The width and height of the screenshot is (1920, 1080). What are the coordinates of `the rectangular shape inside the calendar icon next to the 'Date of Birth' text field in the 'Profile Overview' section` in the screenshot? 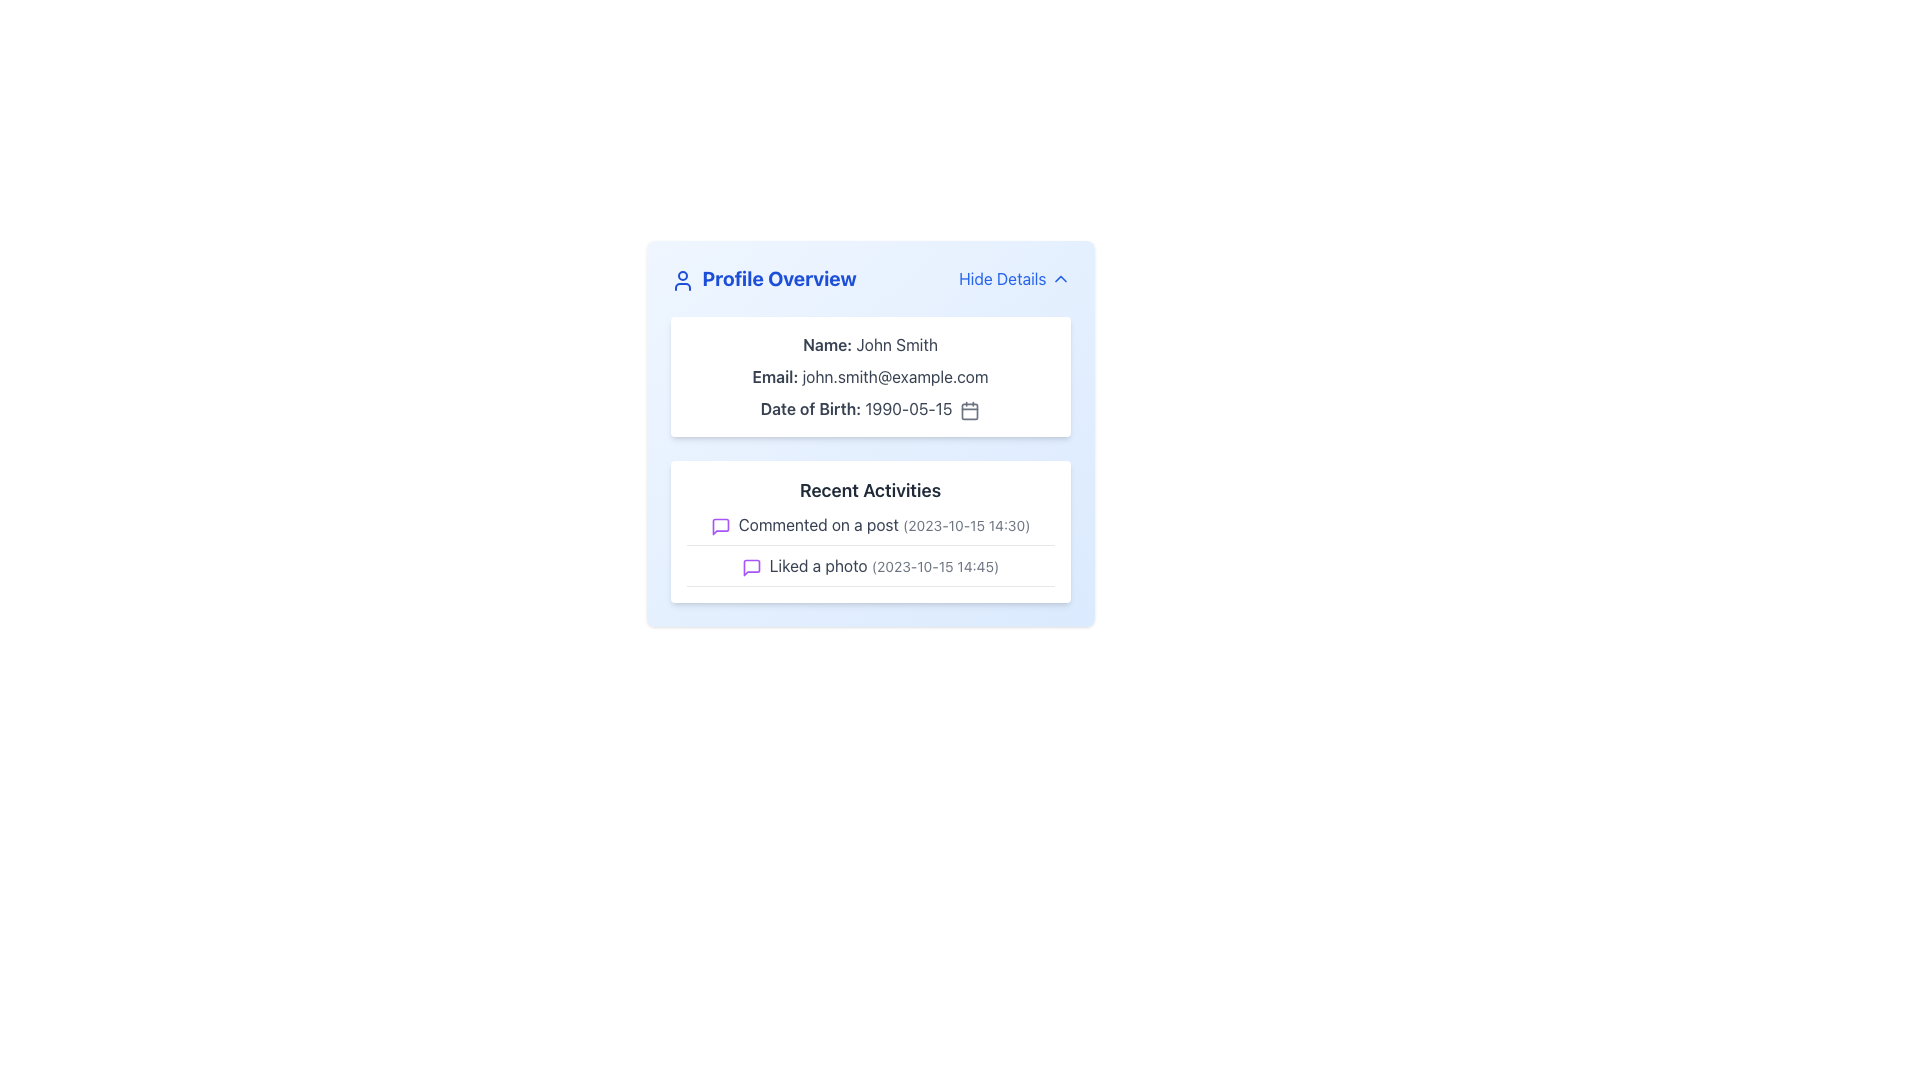 It's located at (970, 410).